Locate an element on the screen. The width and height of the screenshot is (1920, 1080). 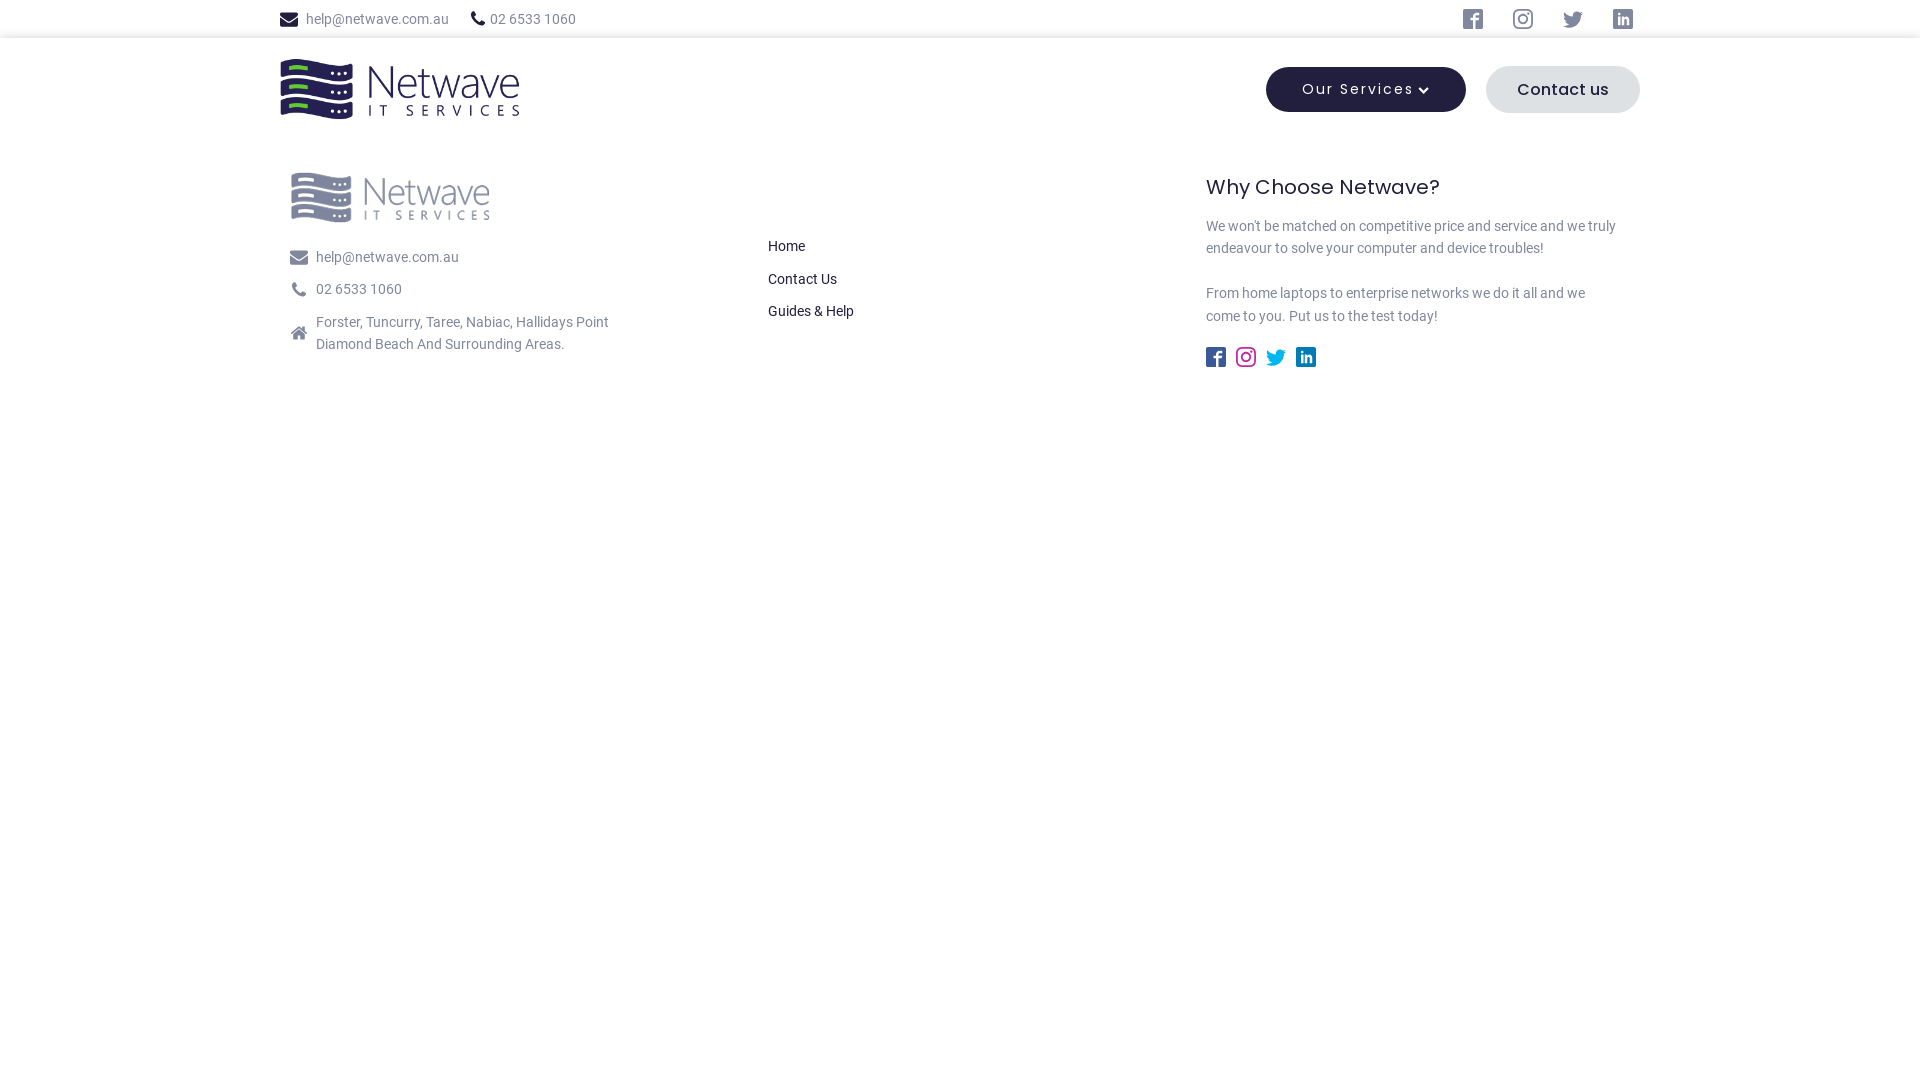
'Home' is located at coordinates (811, 245).